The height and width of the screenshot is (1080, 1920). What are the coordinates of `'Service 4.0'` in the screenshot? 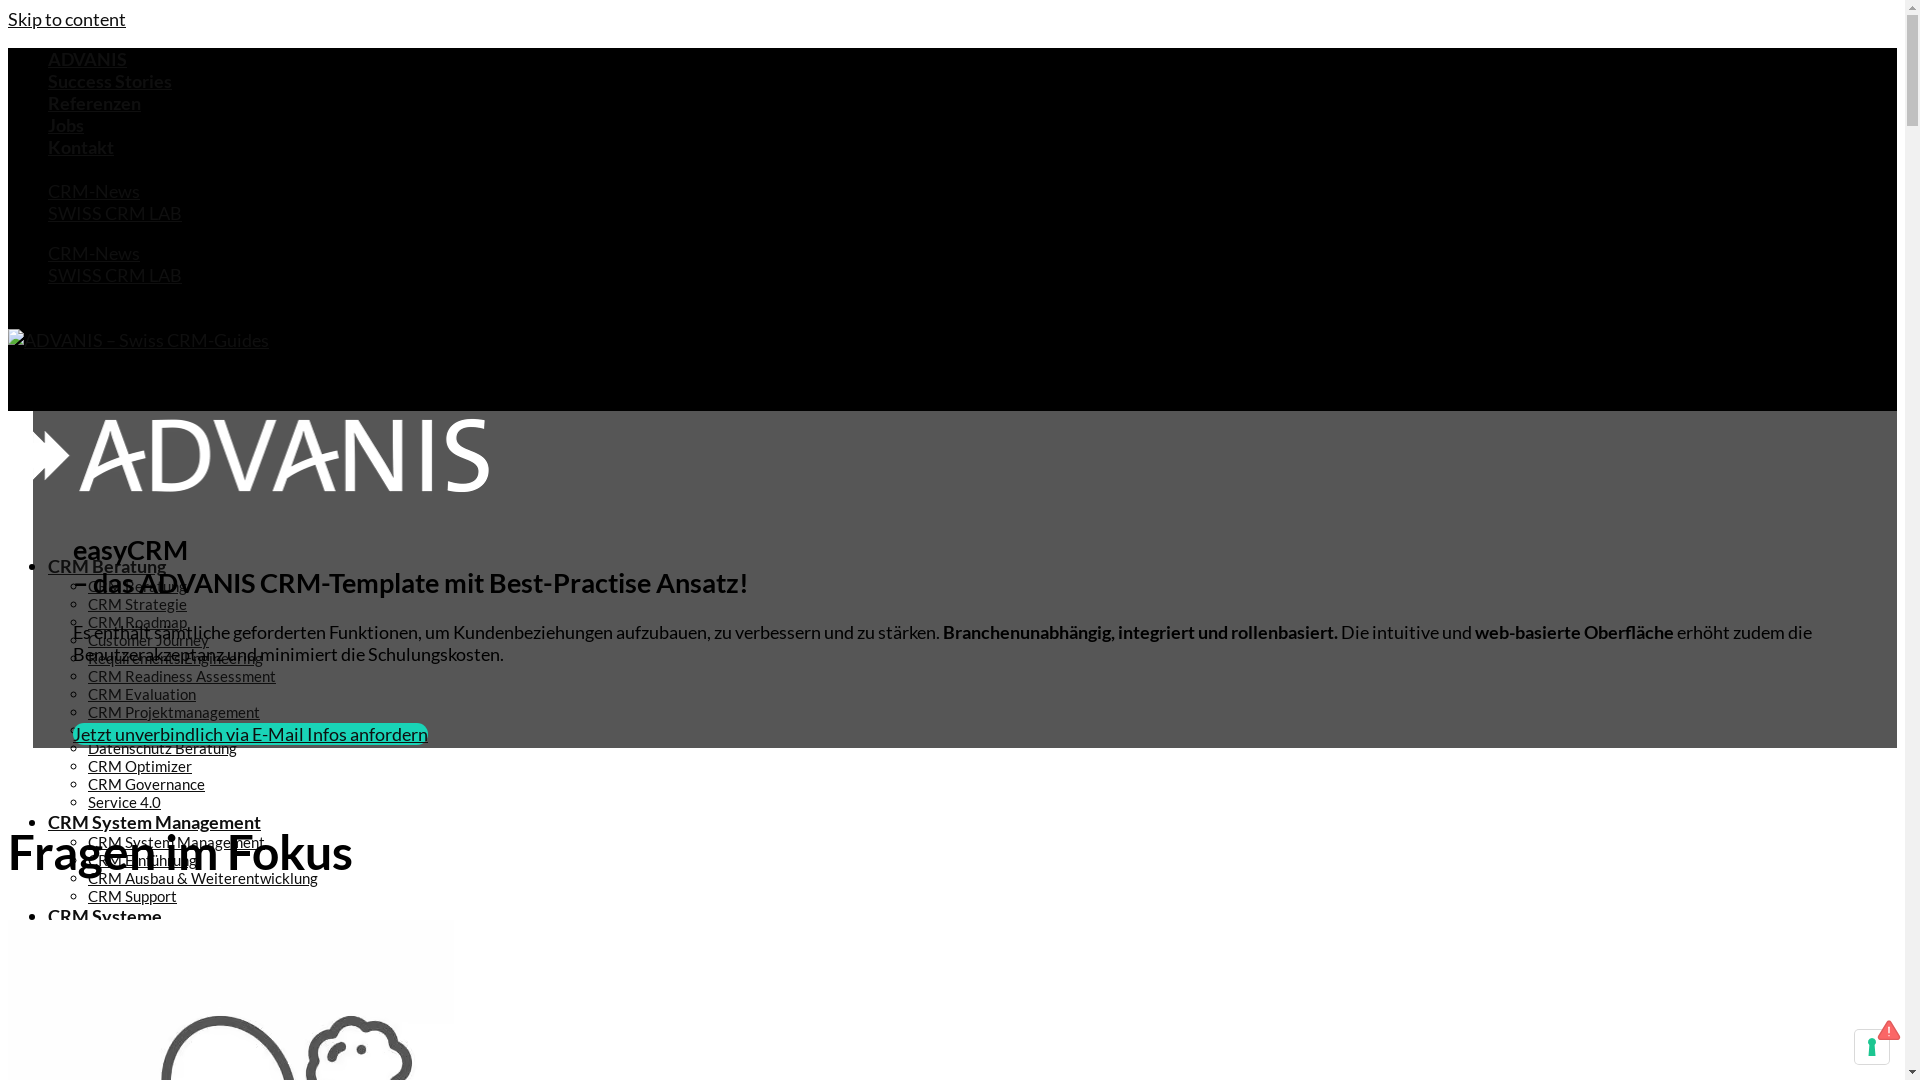 It's located at (123, 801).